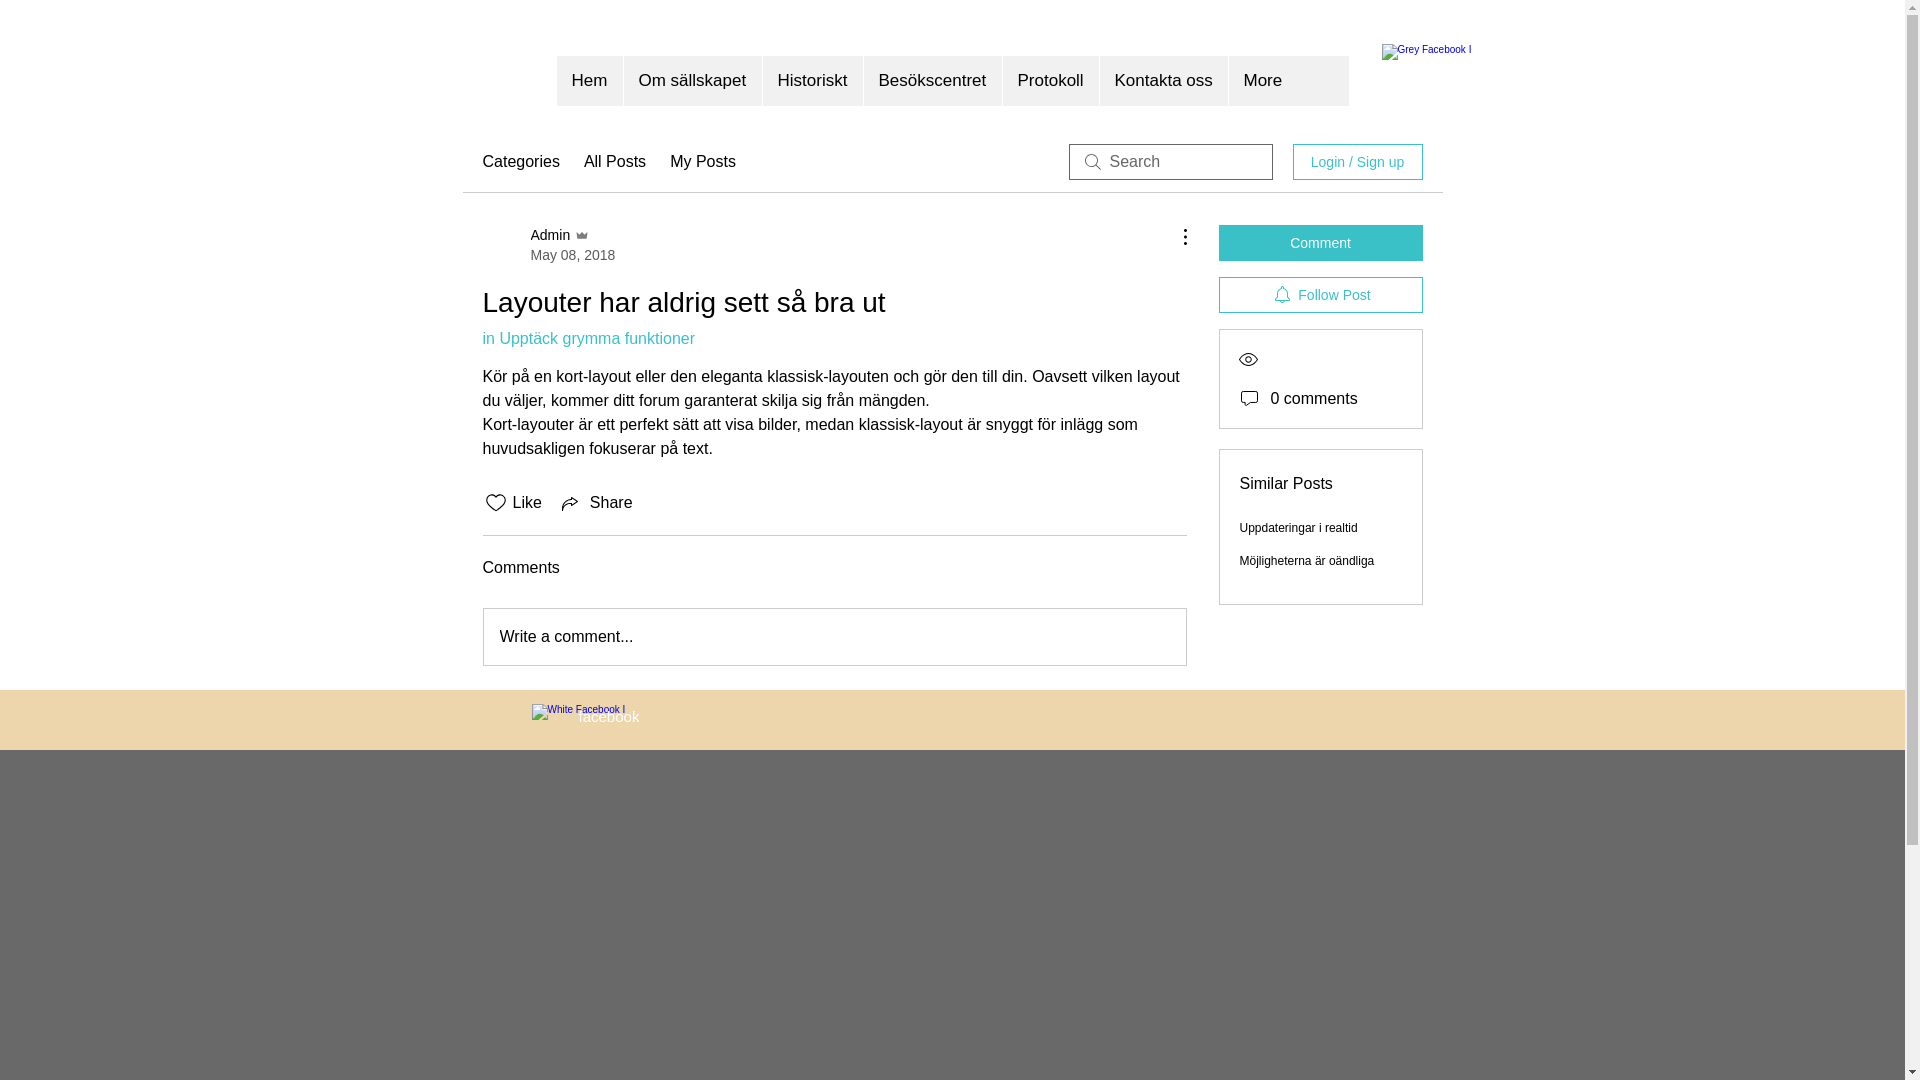  Describe the element at coordinates (812, 80) in the screenshot. I see `'Historiskt'` at that location.